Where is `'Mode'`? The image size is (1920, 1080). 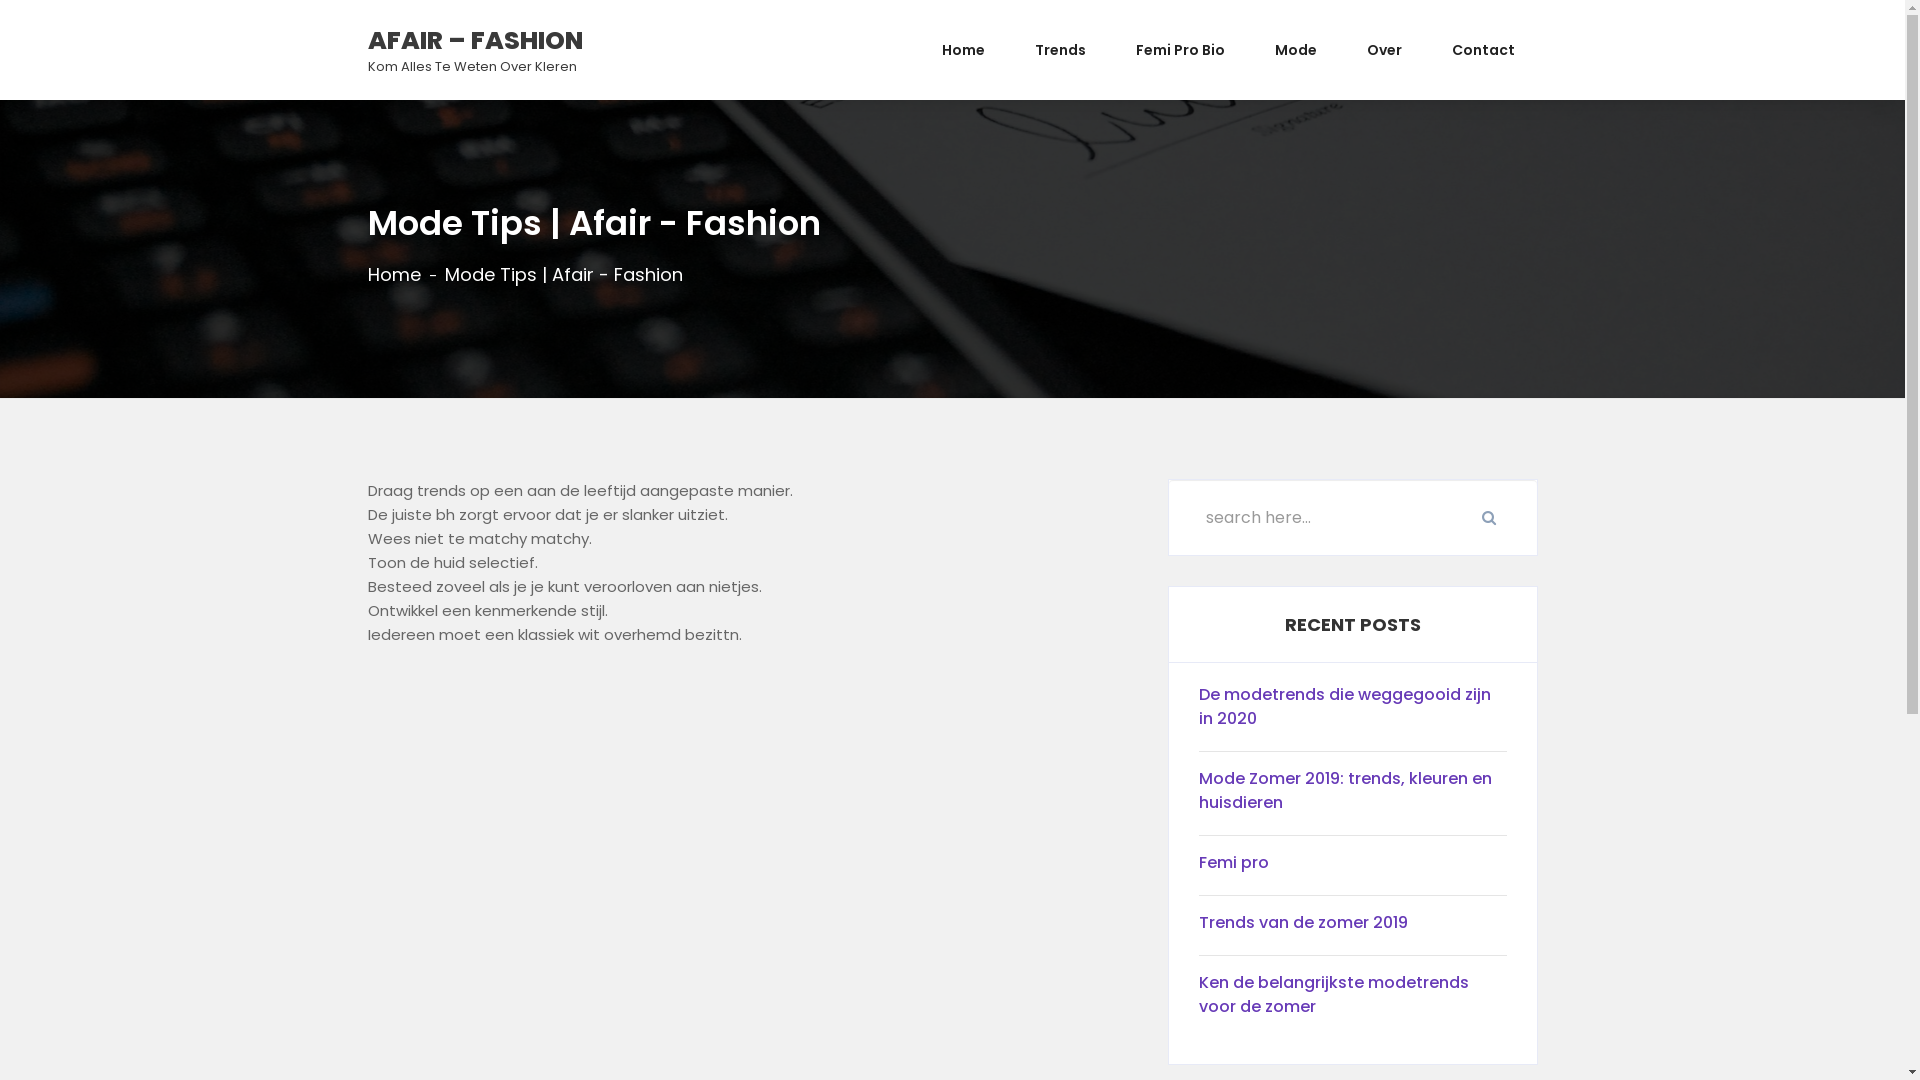 'Mode' is located at coordinates (1248, 49).